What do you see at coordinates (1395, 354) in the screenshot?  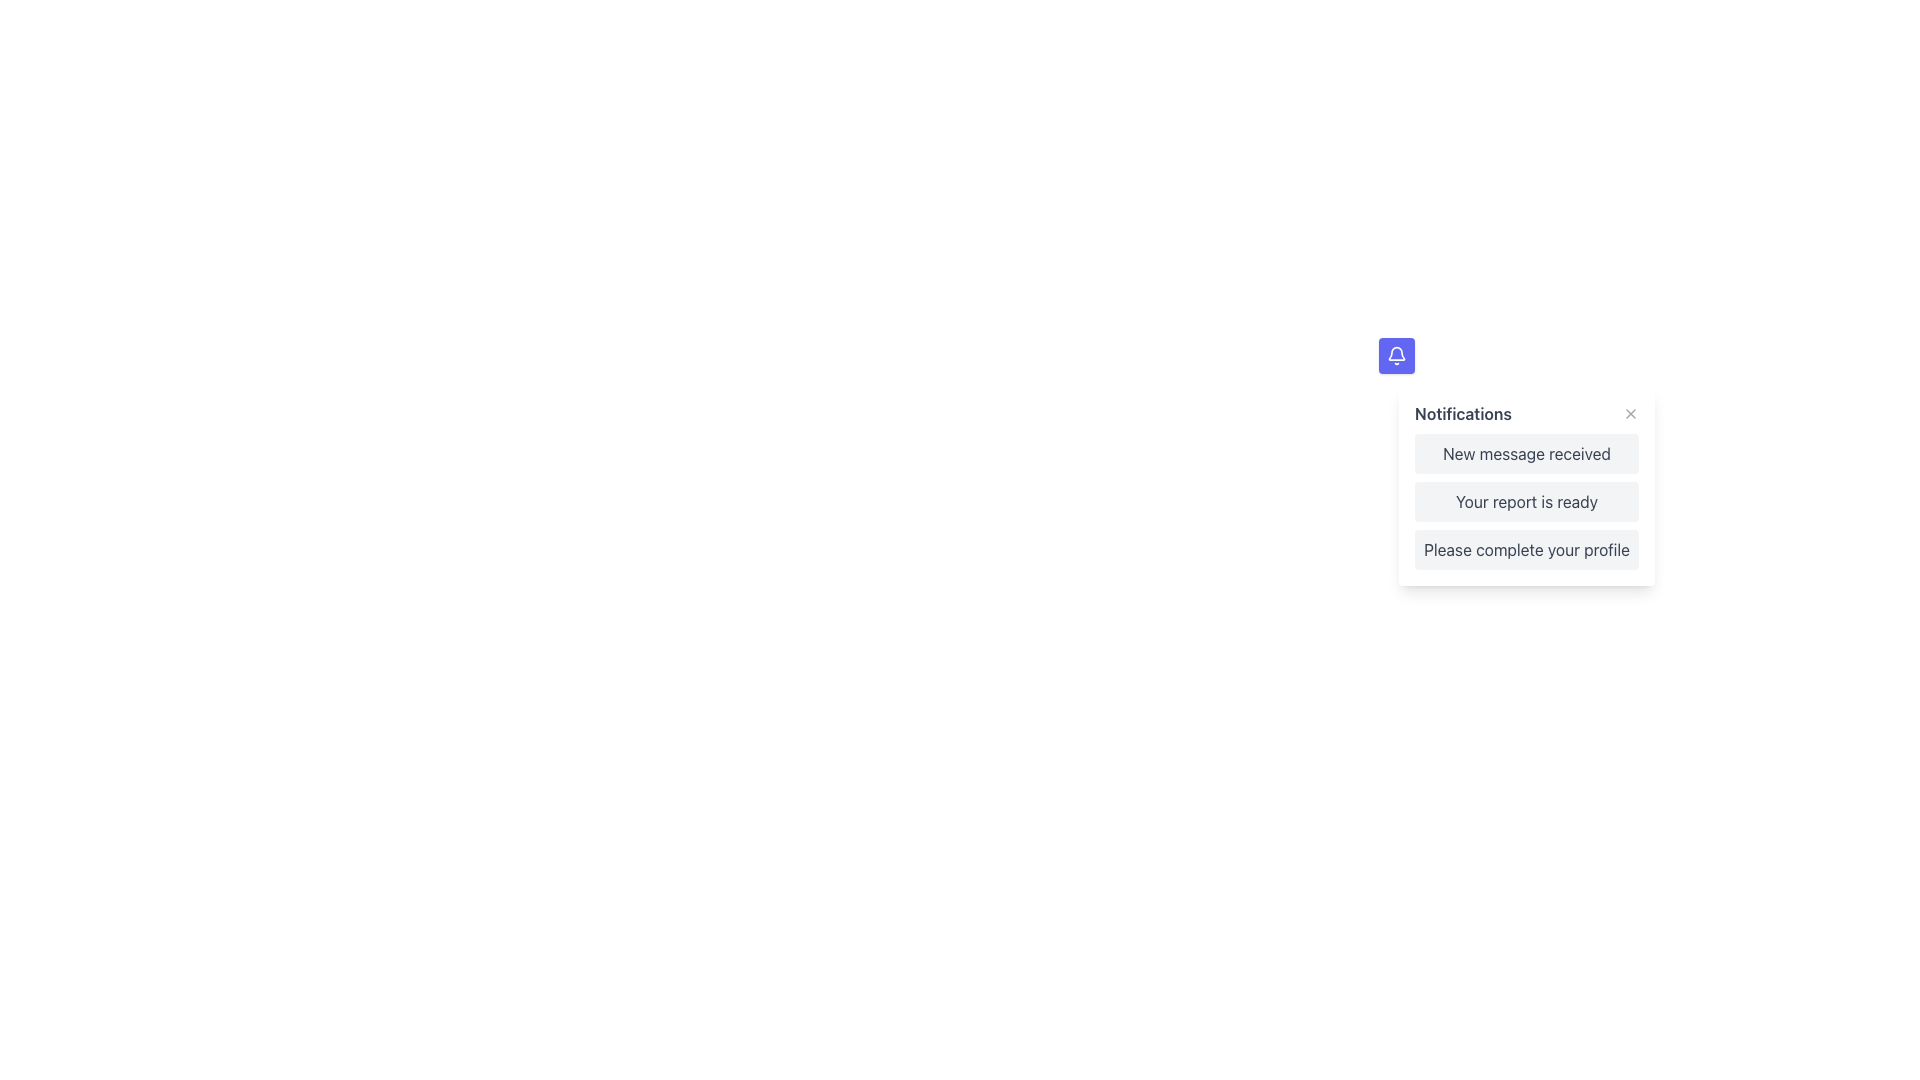 I see `the notification button with keyboard navigation` at bounding box center [1395, 354].